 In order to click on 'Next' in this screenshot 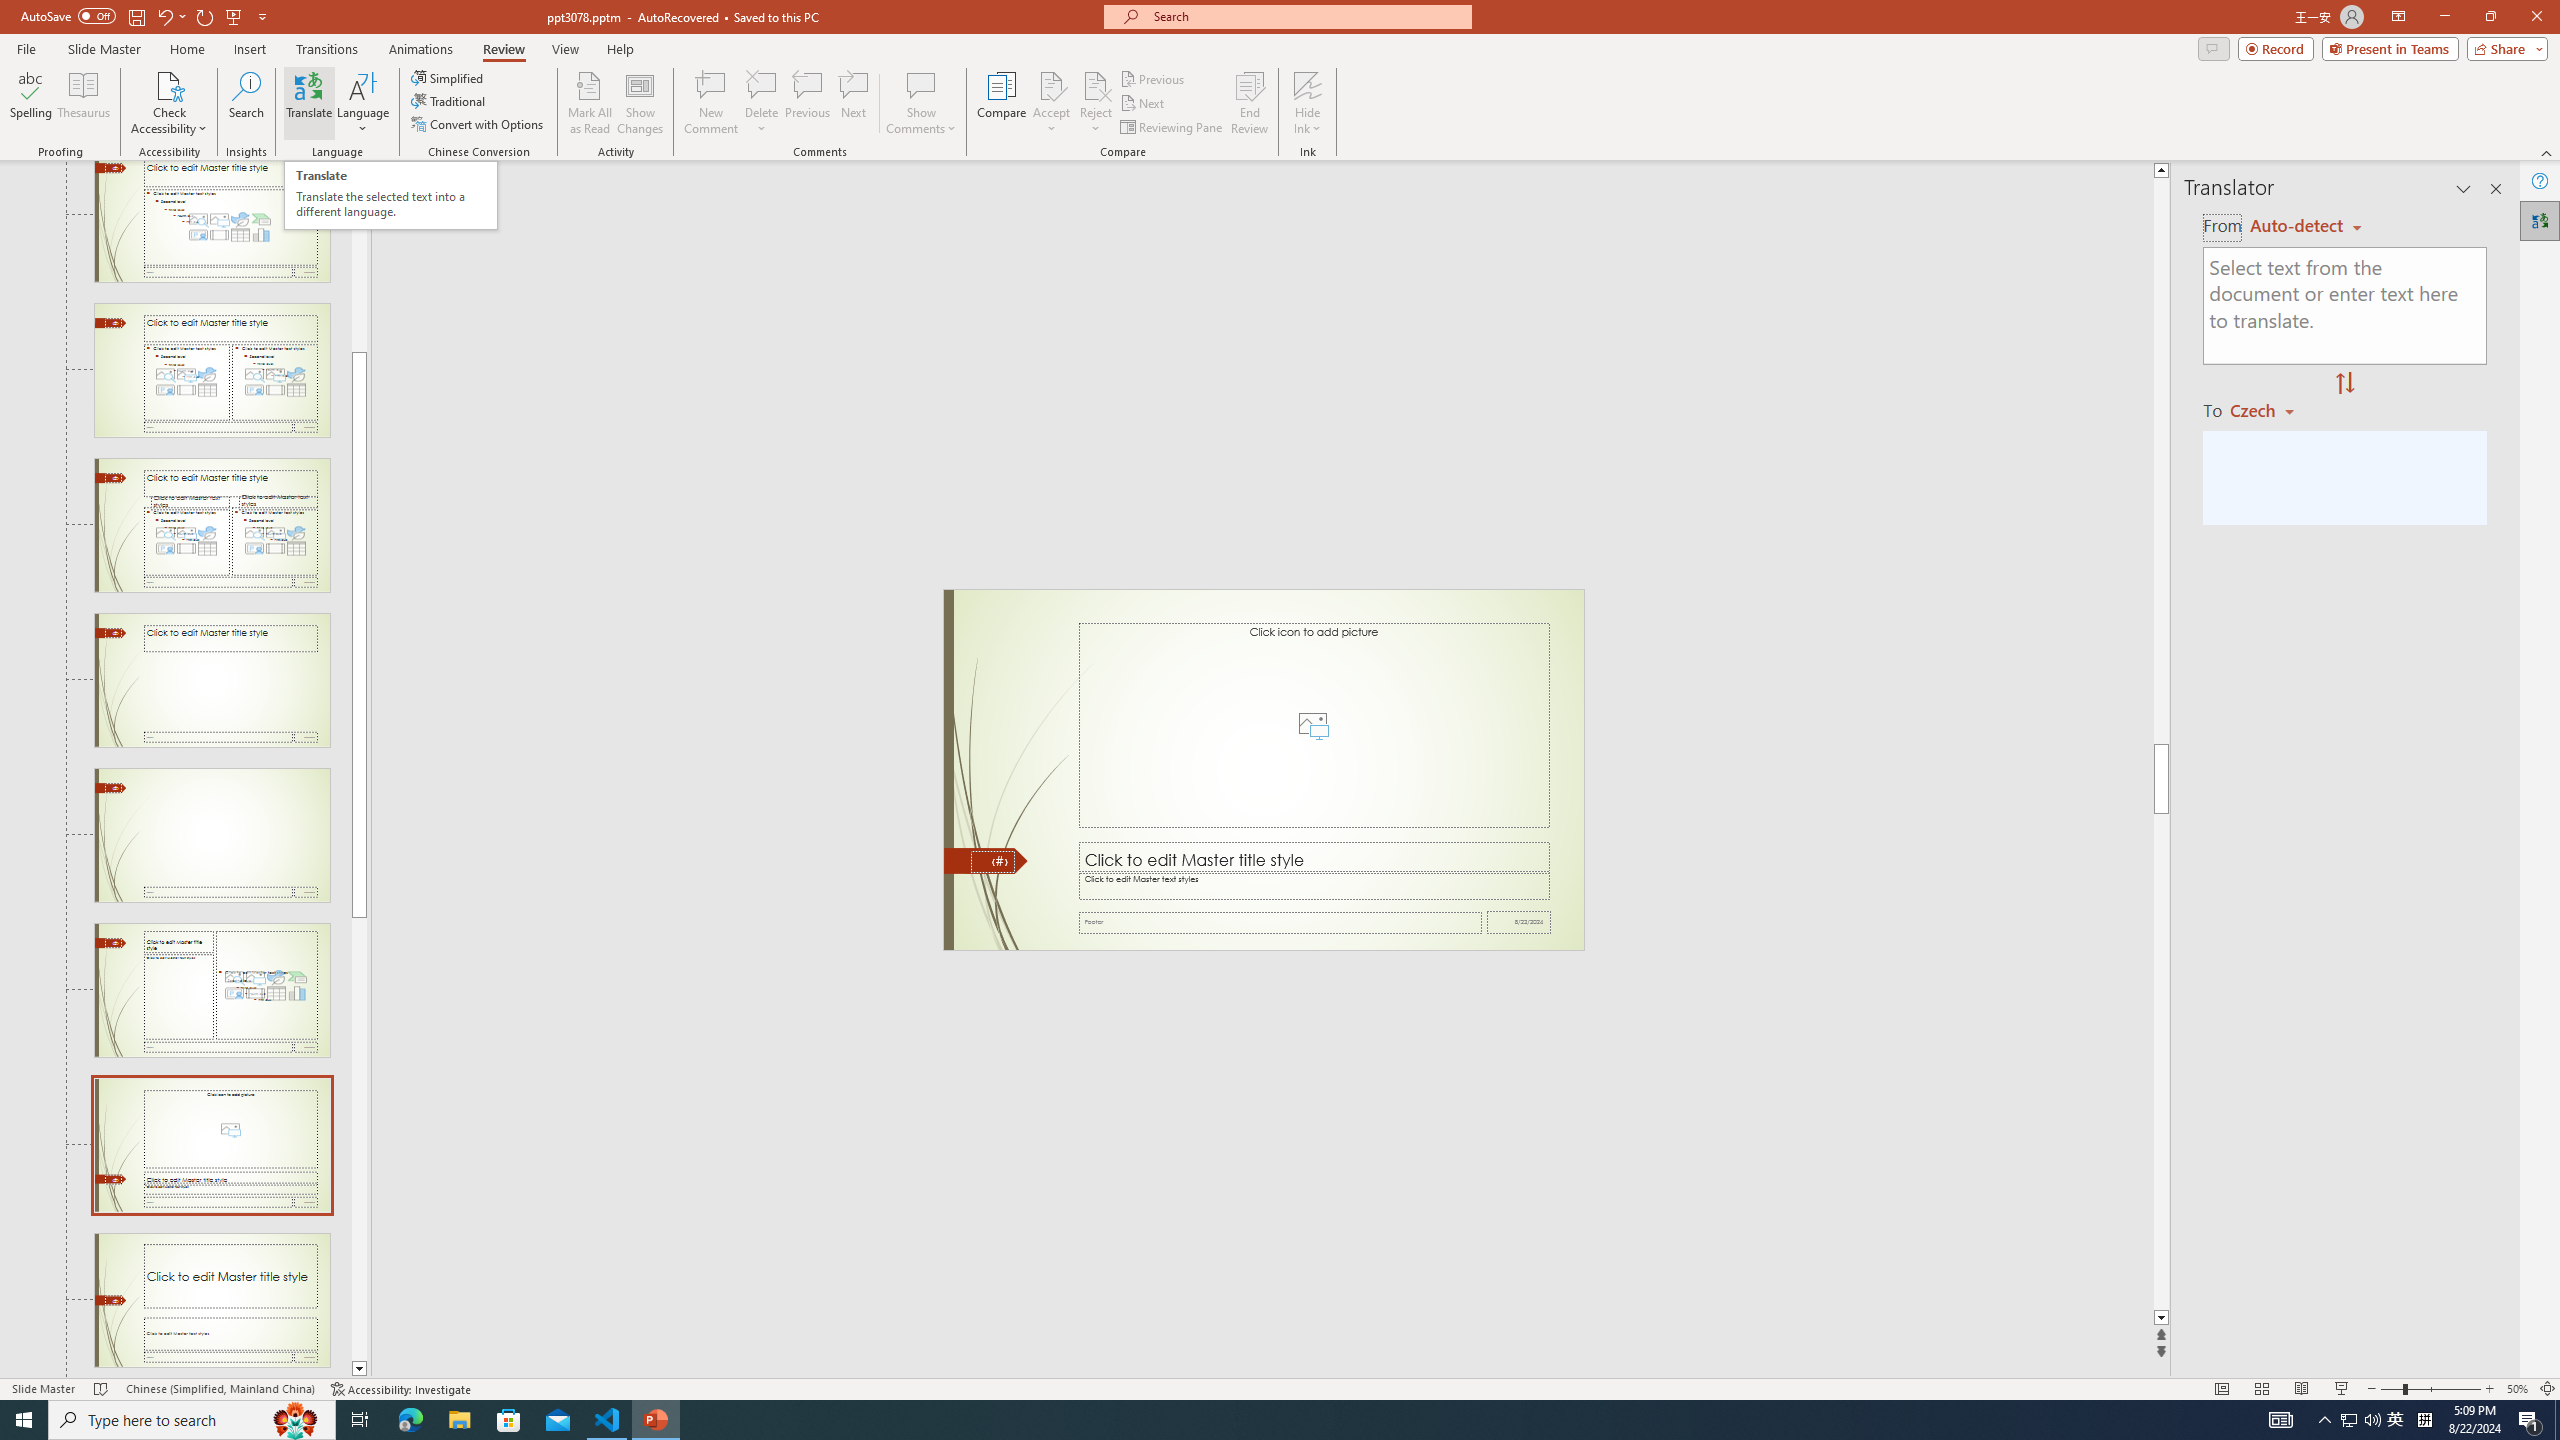, I will do `click(1142, 103)`.